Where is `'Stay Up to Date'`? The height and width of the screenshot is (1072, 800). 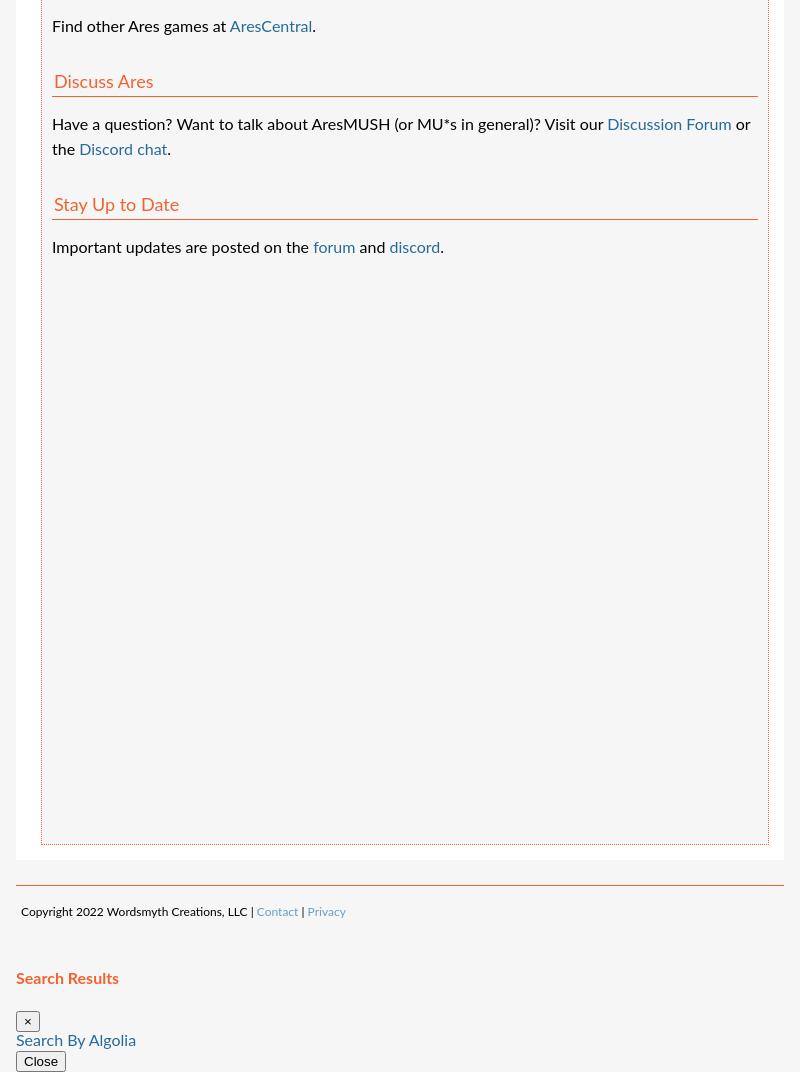
'Stay Up to Date' is located at coordinates (115, 206).